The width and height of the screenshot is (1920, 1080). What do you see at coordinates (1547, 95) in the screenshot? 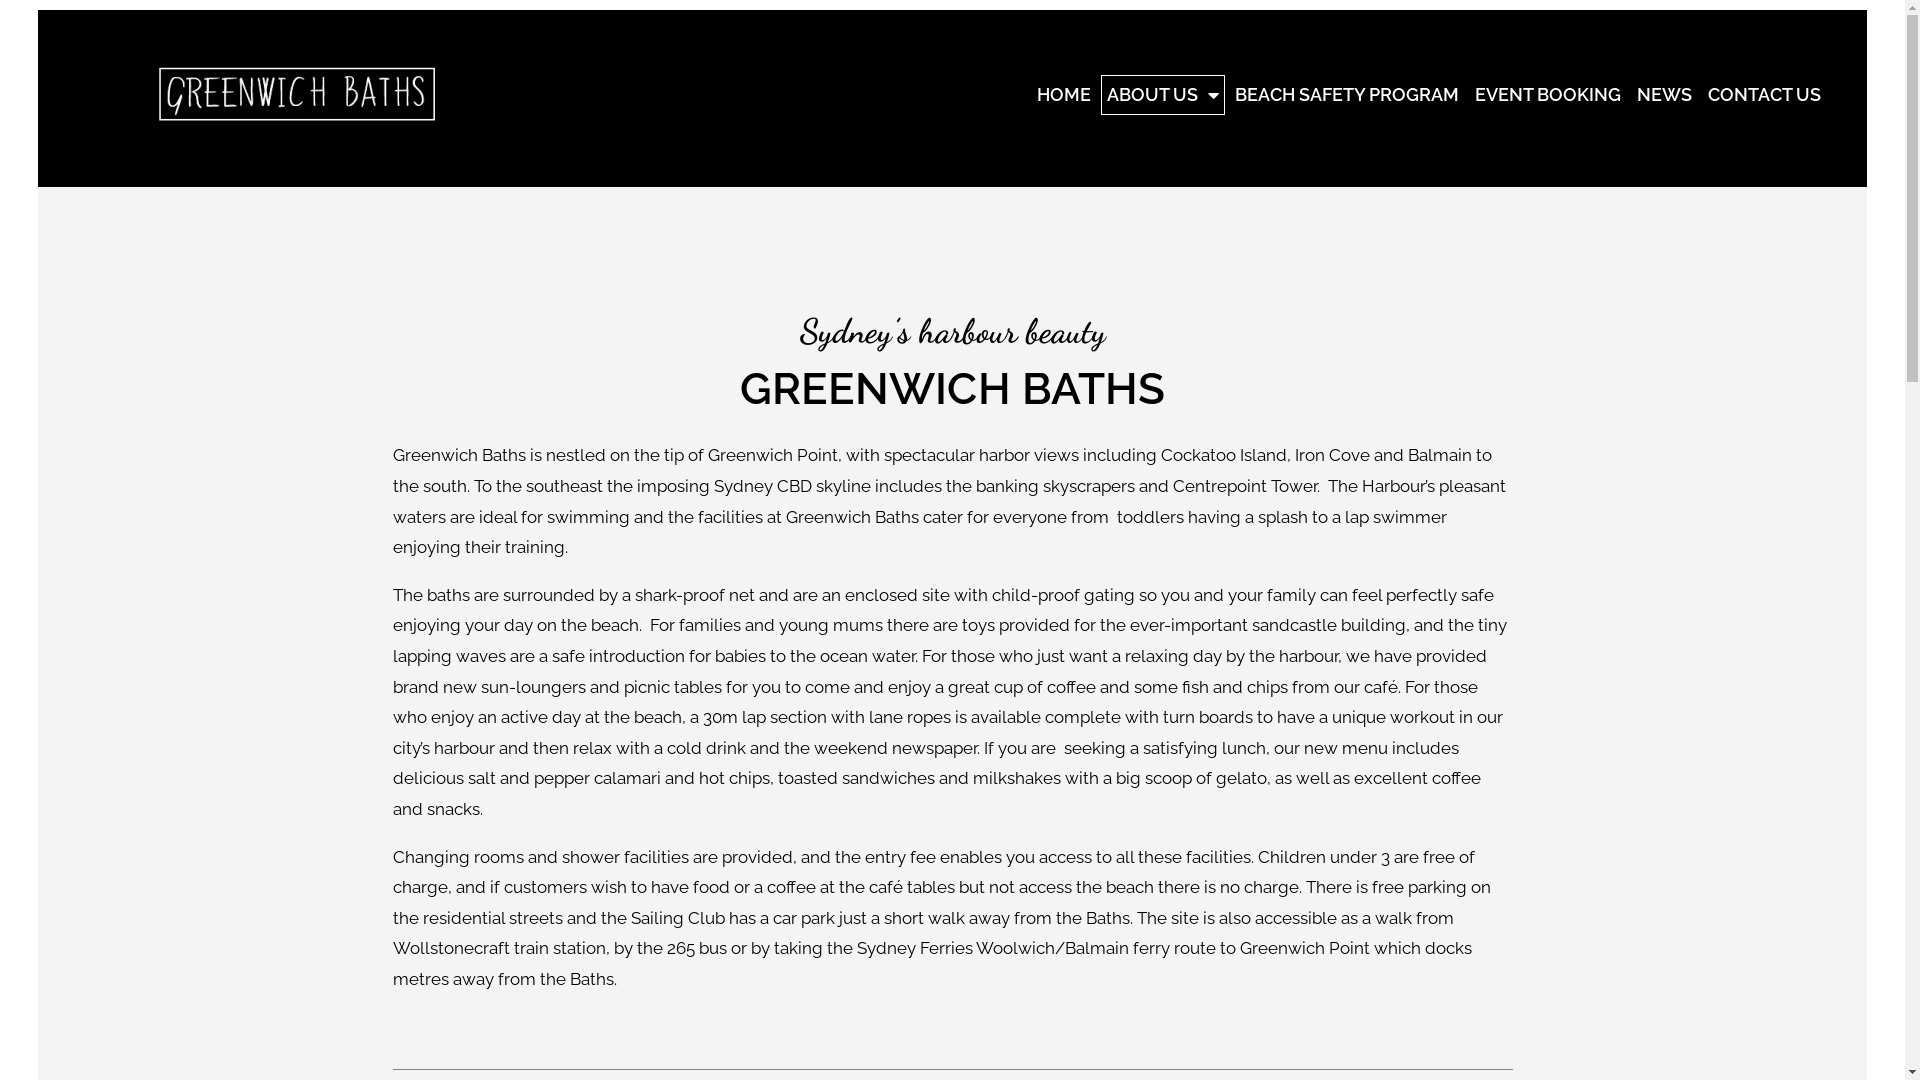
I see `'EVENT BOOKING'` at bounding box center [1547, 95].